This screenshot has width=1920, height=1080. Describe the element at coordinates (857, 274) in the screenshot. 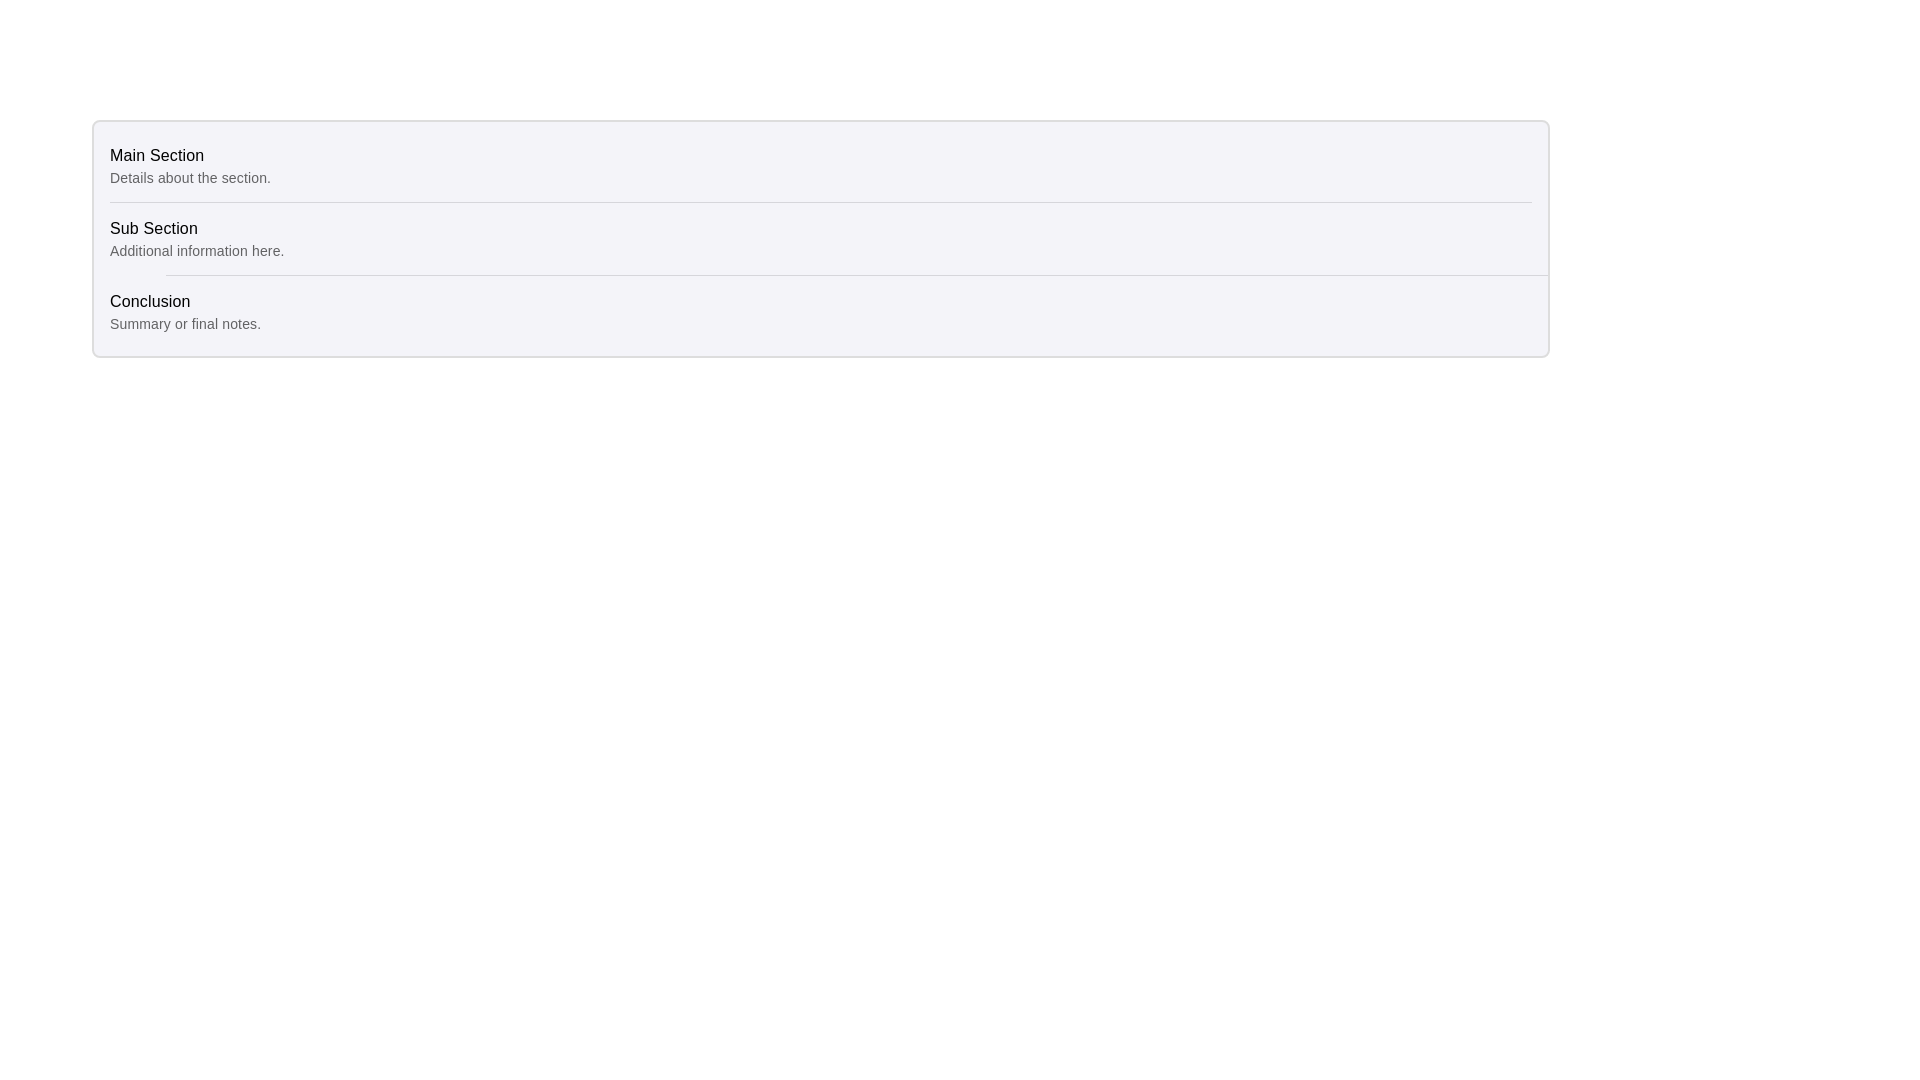

I see `the thin horizontal divider line that separates 'Sub Section Additional information here.' from 'Conclusion Summary or final notes.'` at that location.